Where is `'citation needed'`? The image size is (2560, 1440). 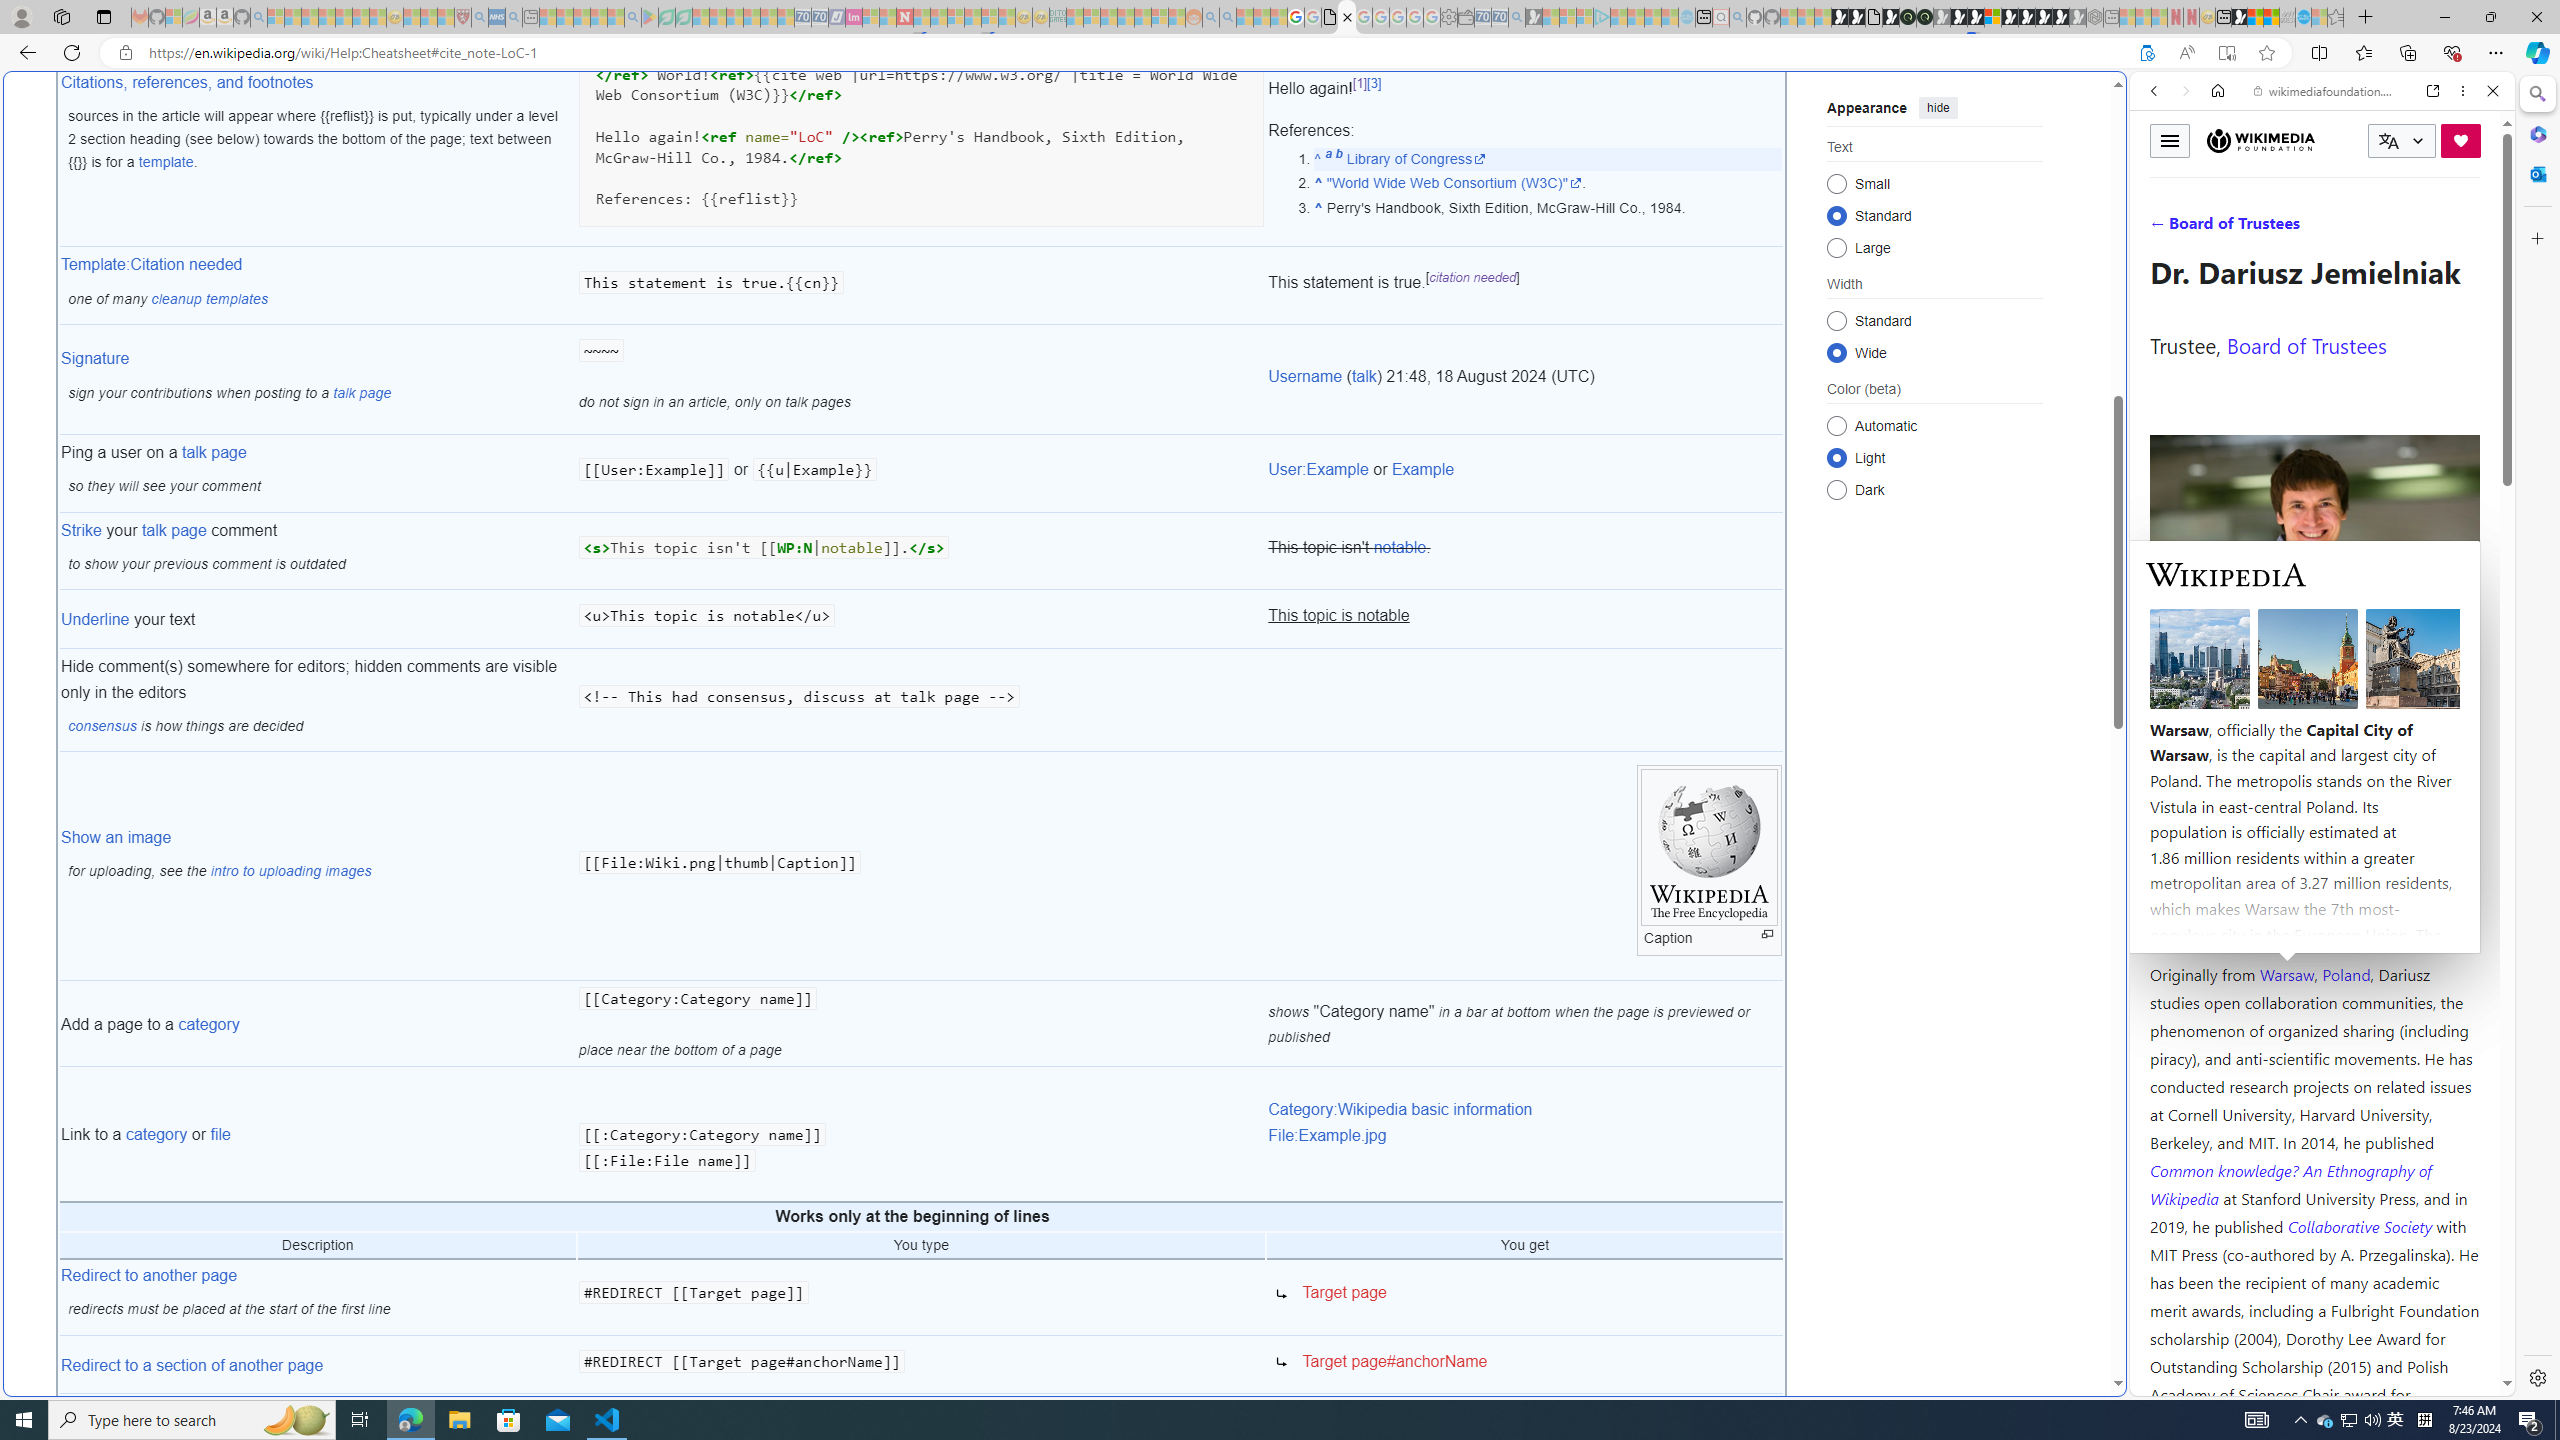
'citation needed' is located at coordinates (1472, 276).